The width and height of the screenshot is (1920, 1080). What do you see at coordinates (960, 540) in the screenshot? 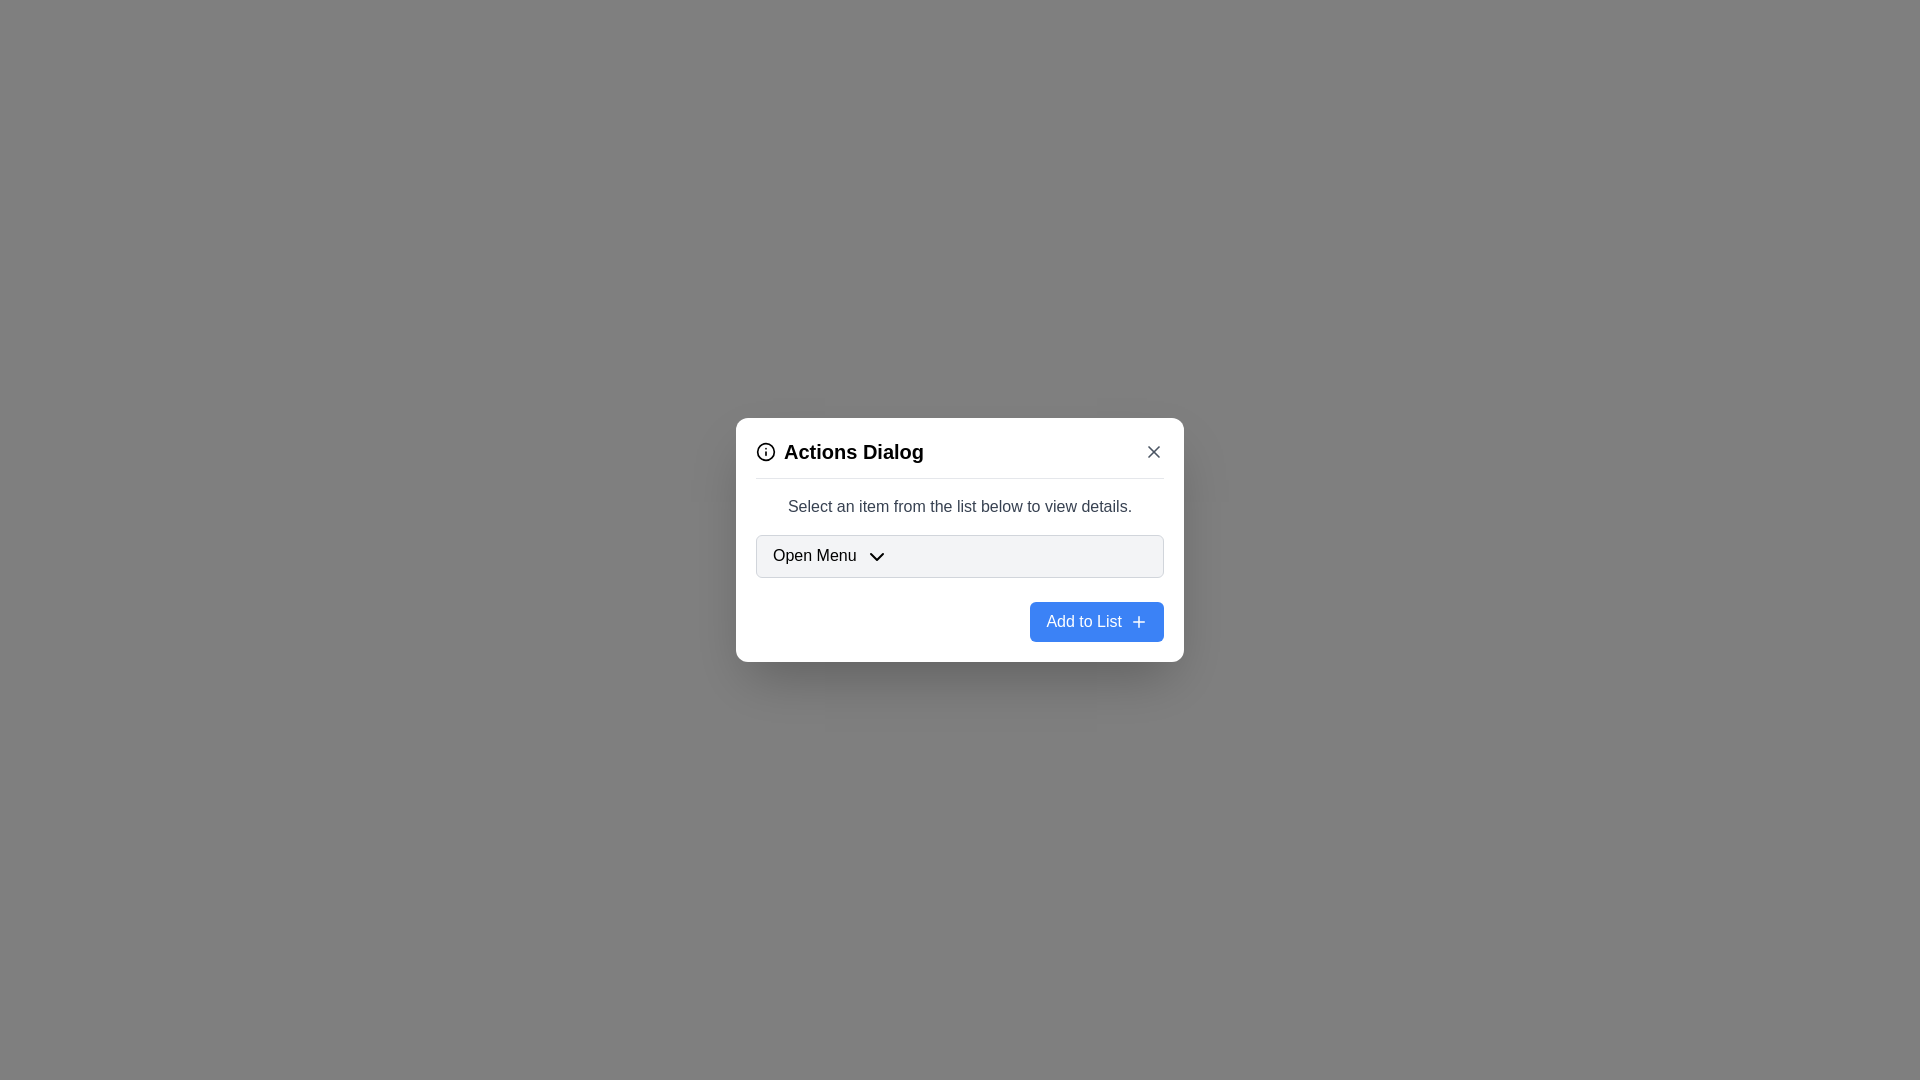
I see `the center of the dialog box to focus on it` at bounding box center [960, 540].